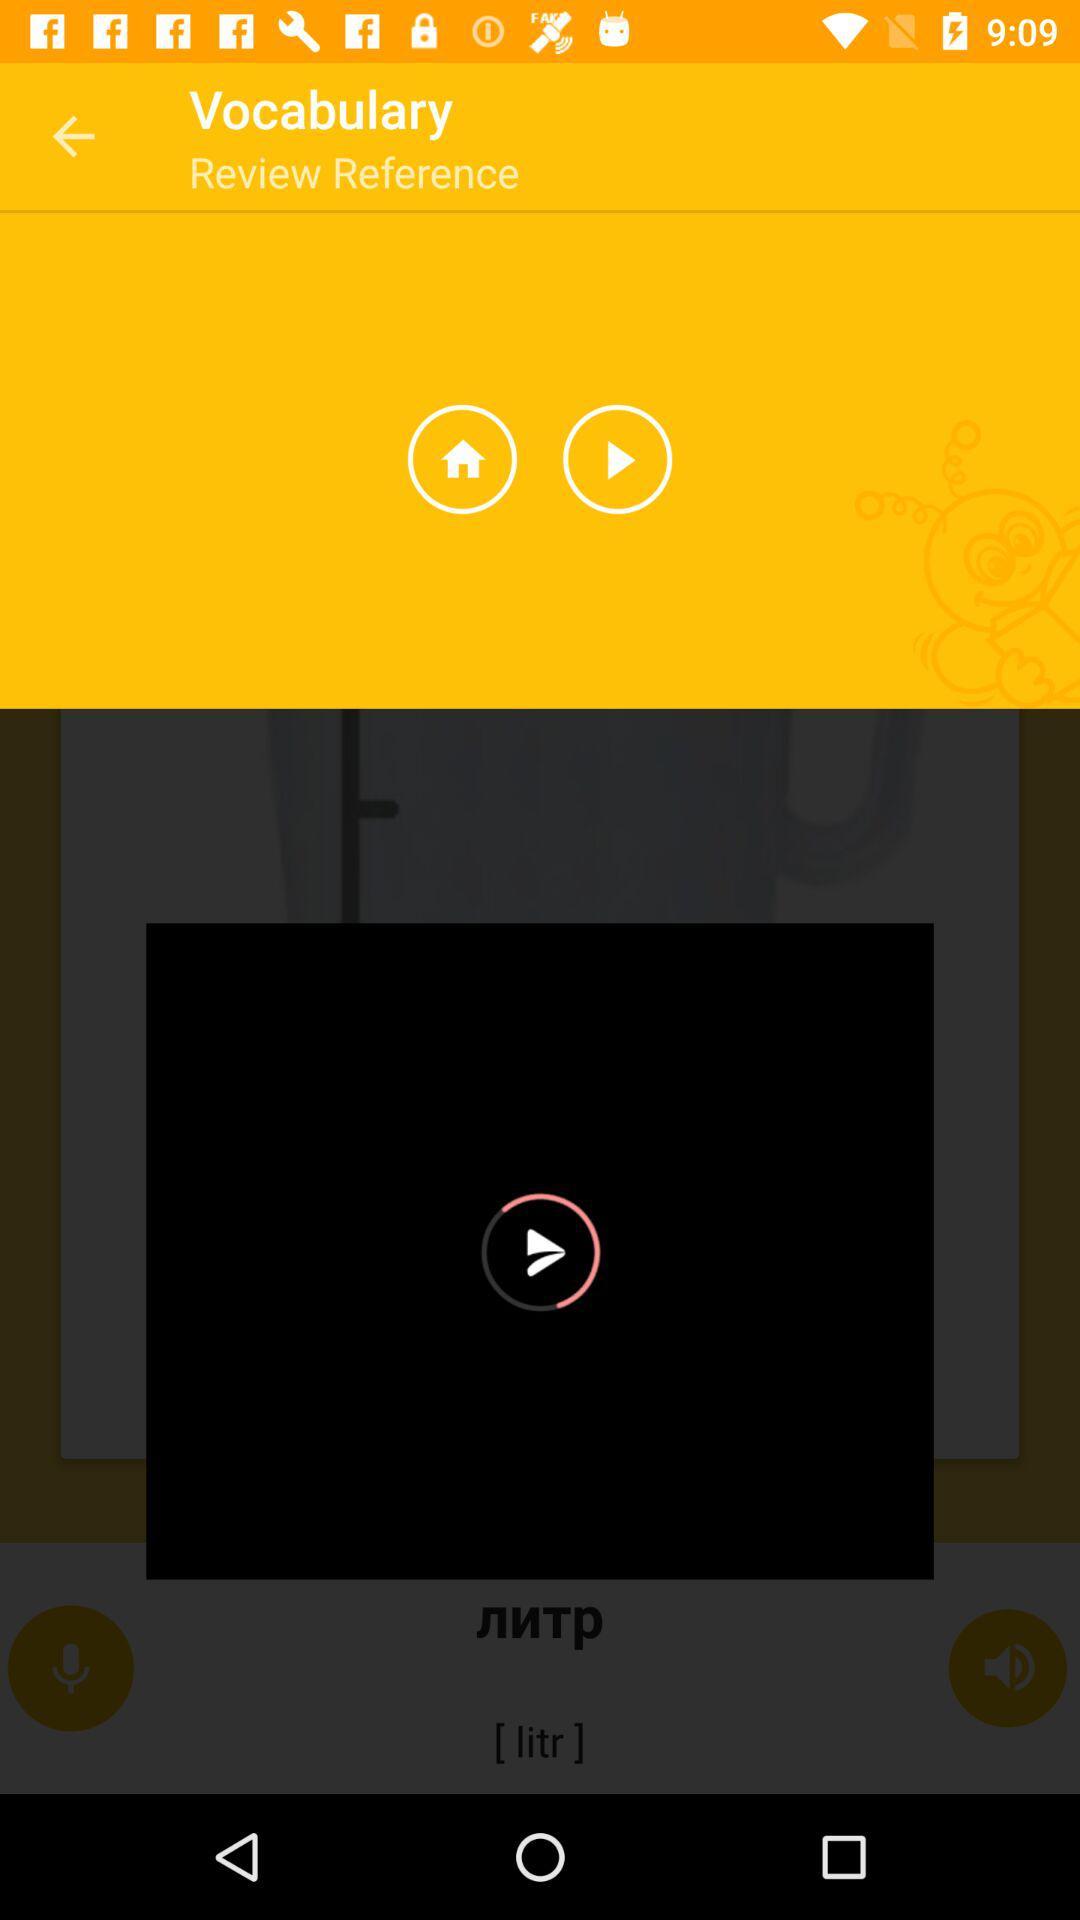  I want to click on the play icon, so click(616, 458).